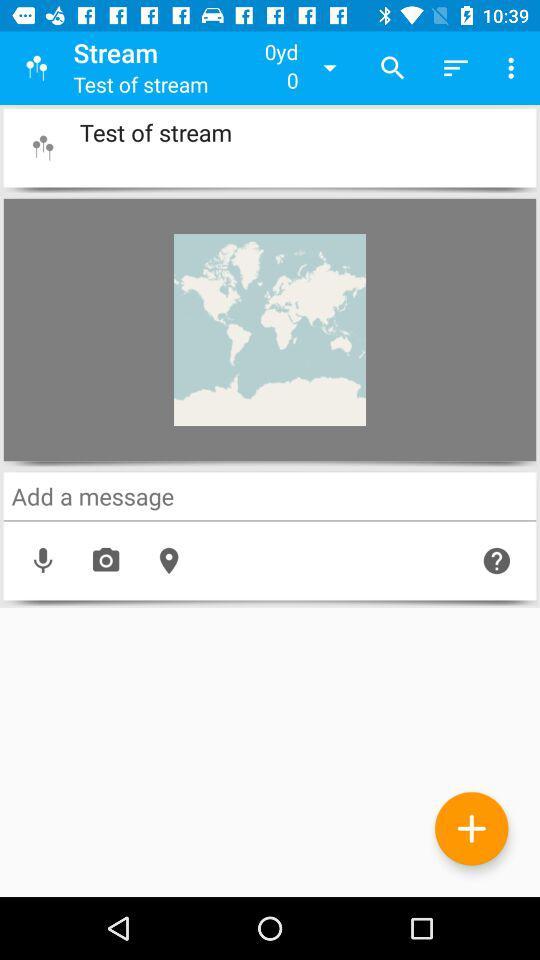 Image resolution: width=540 pixels, height=960 pixels. I want to click on a new item, so click(471, 828).